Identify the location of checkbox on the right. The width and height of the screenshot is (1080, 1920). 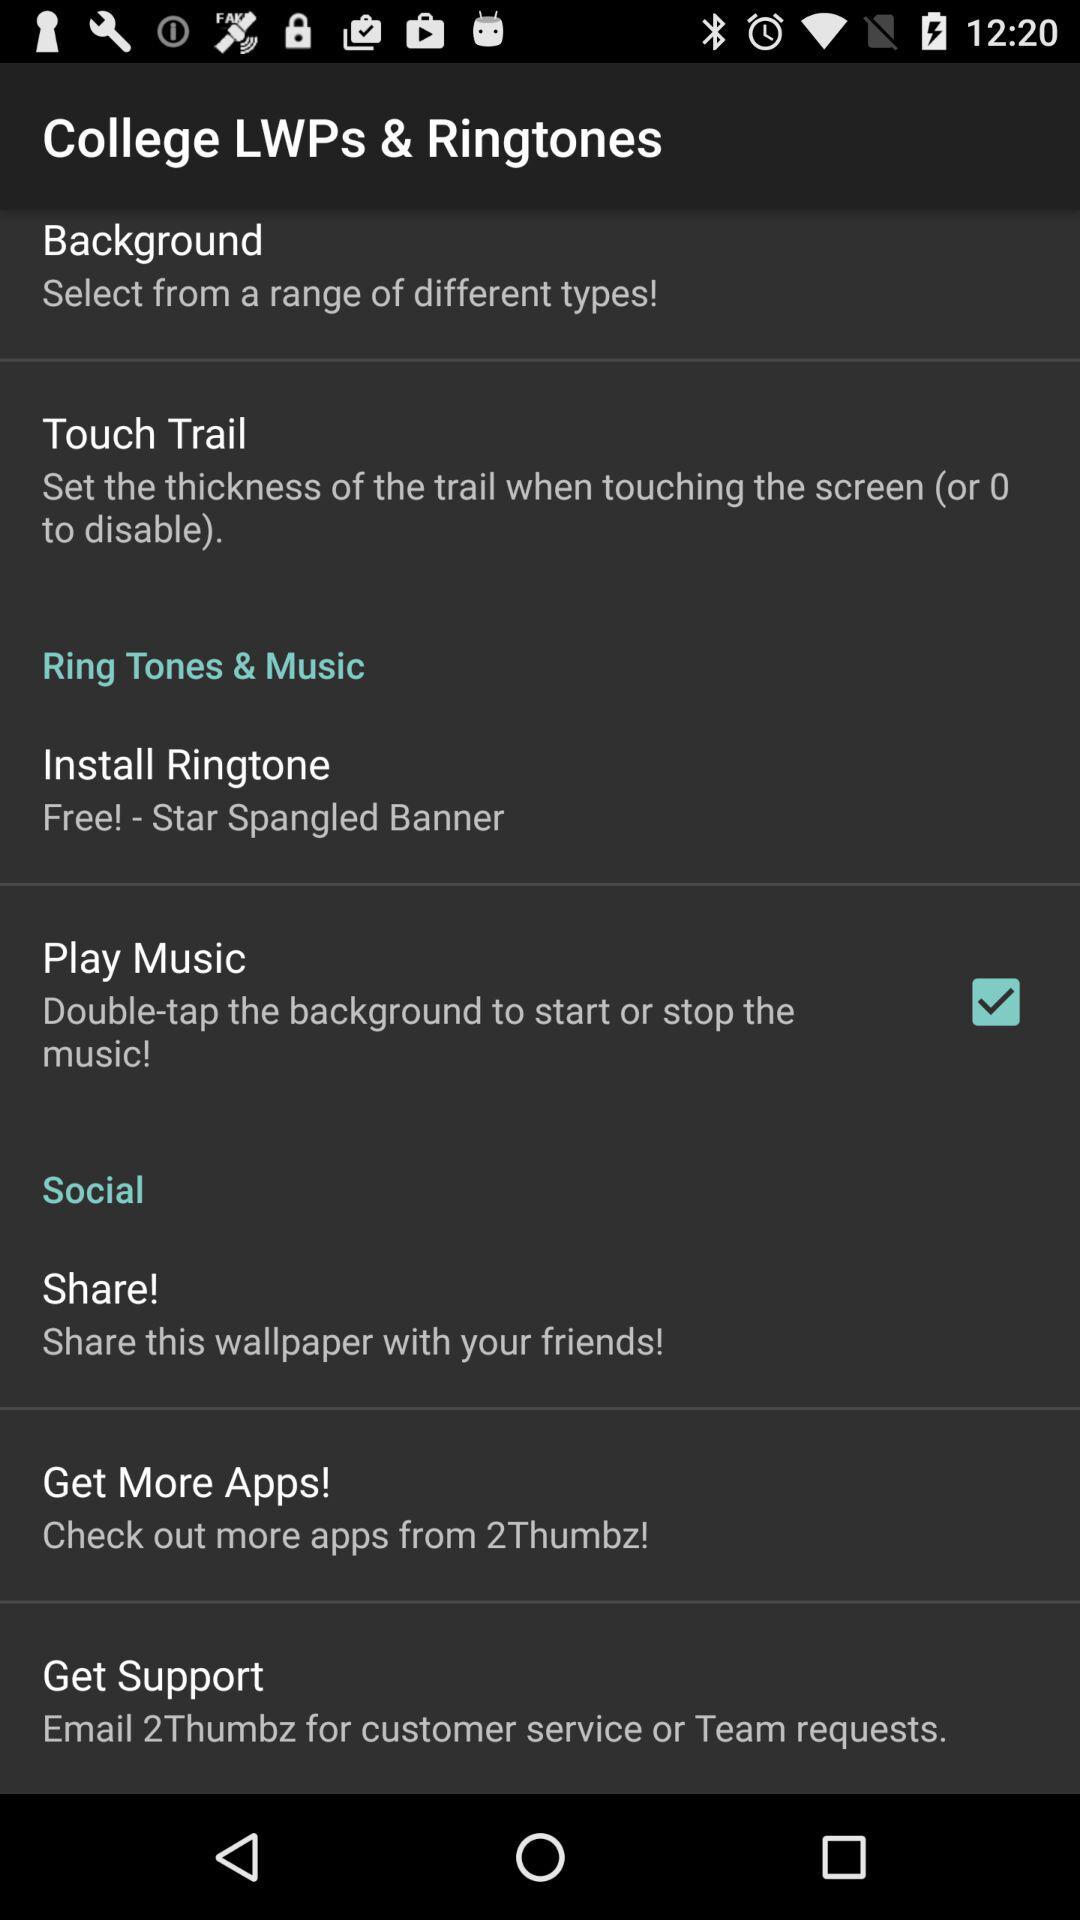
(995, 1002).